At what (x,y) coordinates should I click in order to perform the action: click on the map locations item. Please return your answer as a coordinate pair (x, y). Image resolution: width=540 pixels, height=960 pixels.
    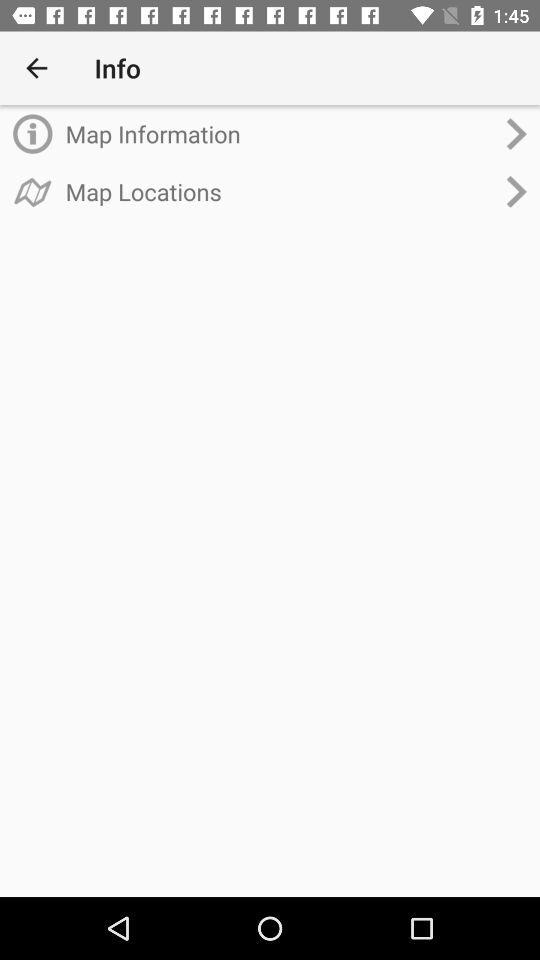
    Looking at the image, I should click on (278, 191).